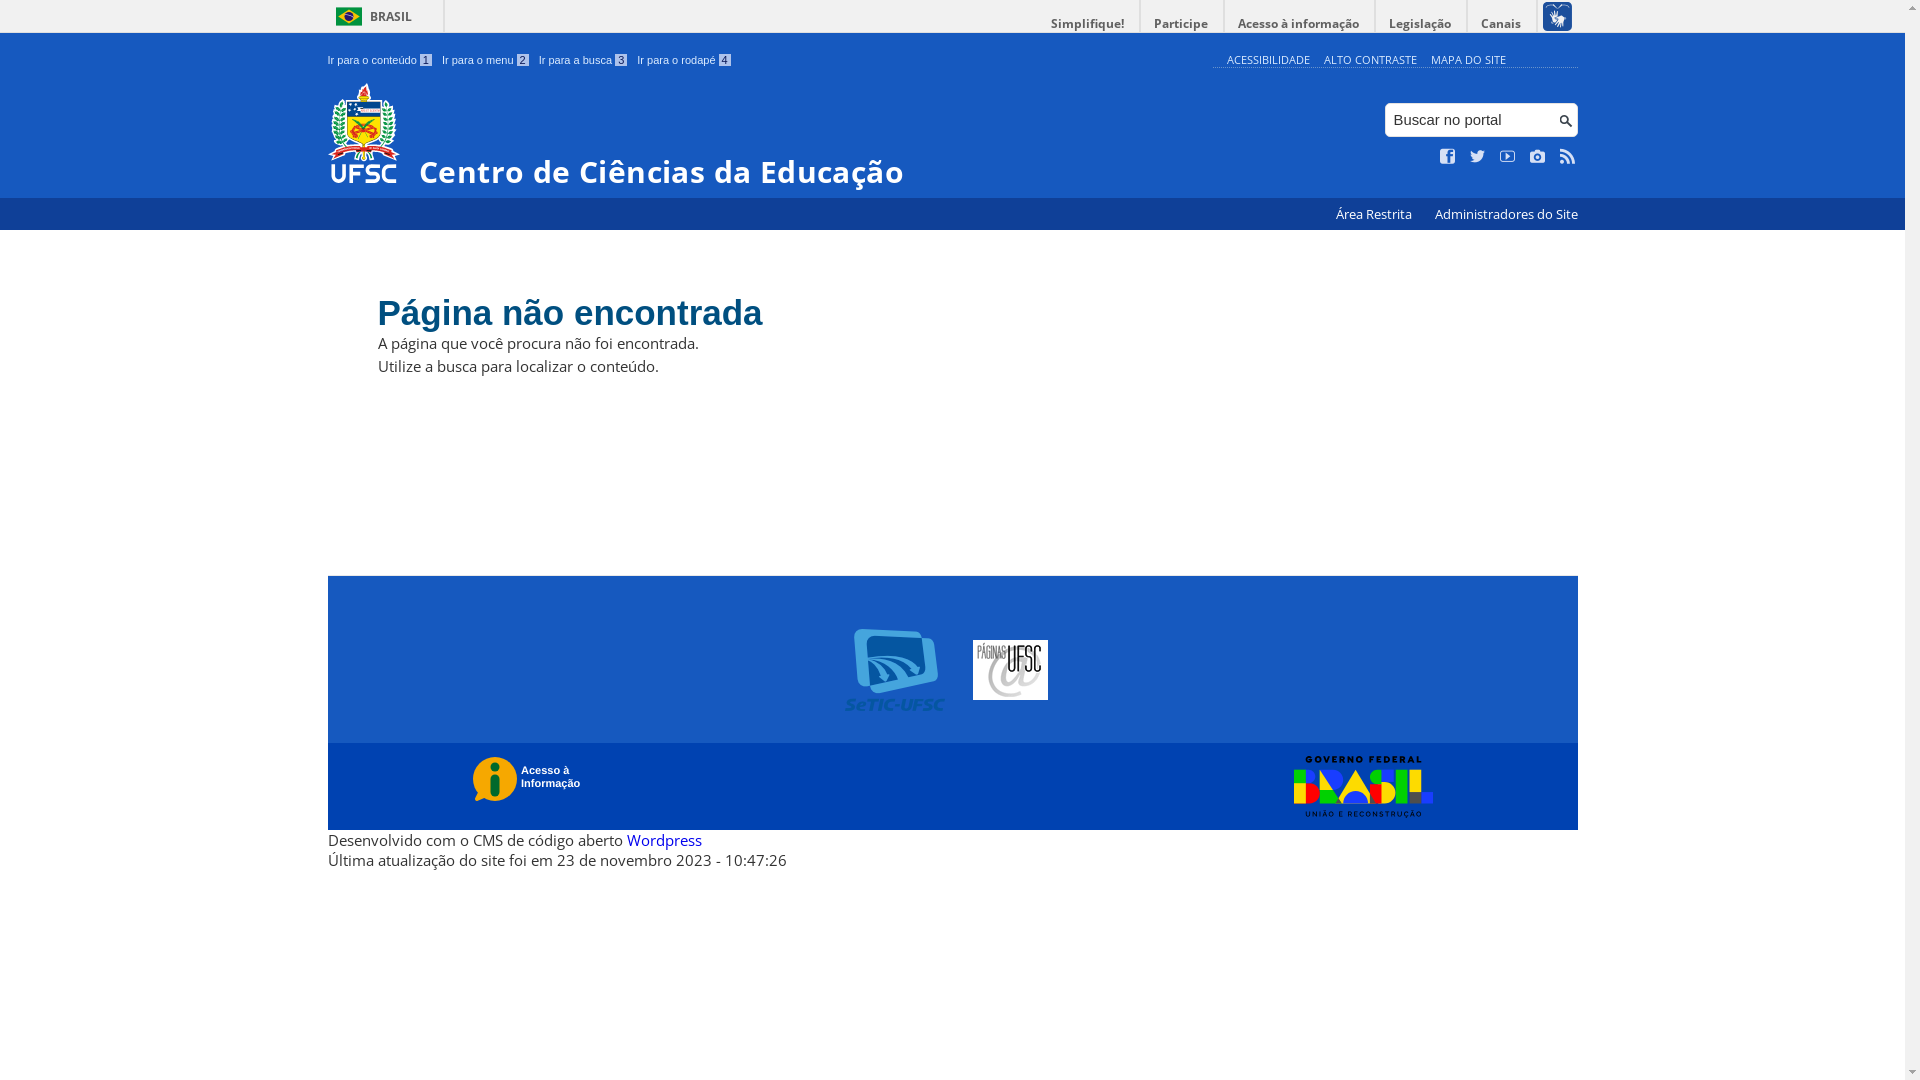  Describe the element at coordinates (1180, 23) in the screenshot. I see `'Participe'` at that location.